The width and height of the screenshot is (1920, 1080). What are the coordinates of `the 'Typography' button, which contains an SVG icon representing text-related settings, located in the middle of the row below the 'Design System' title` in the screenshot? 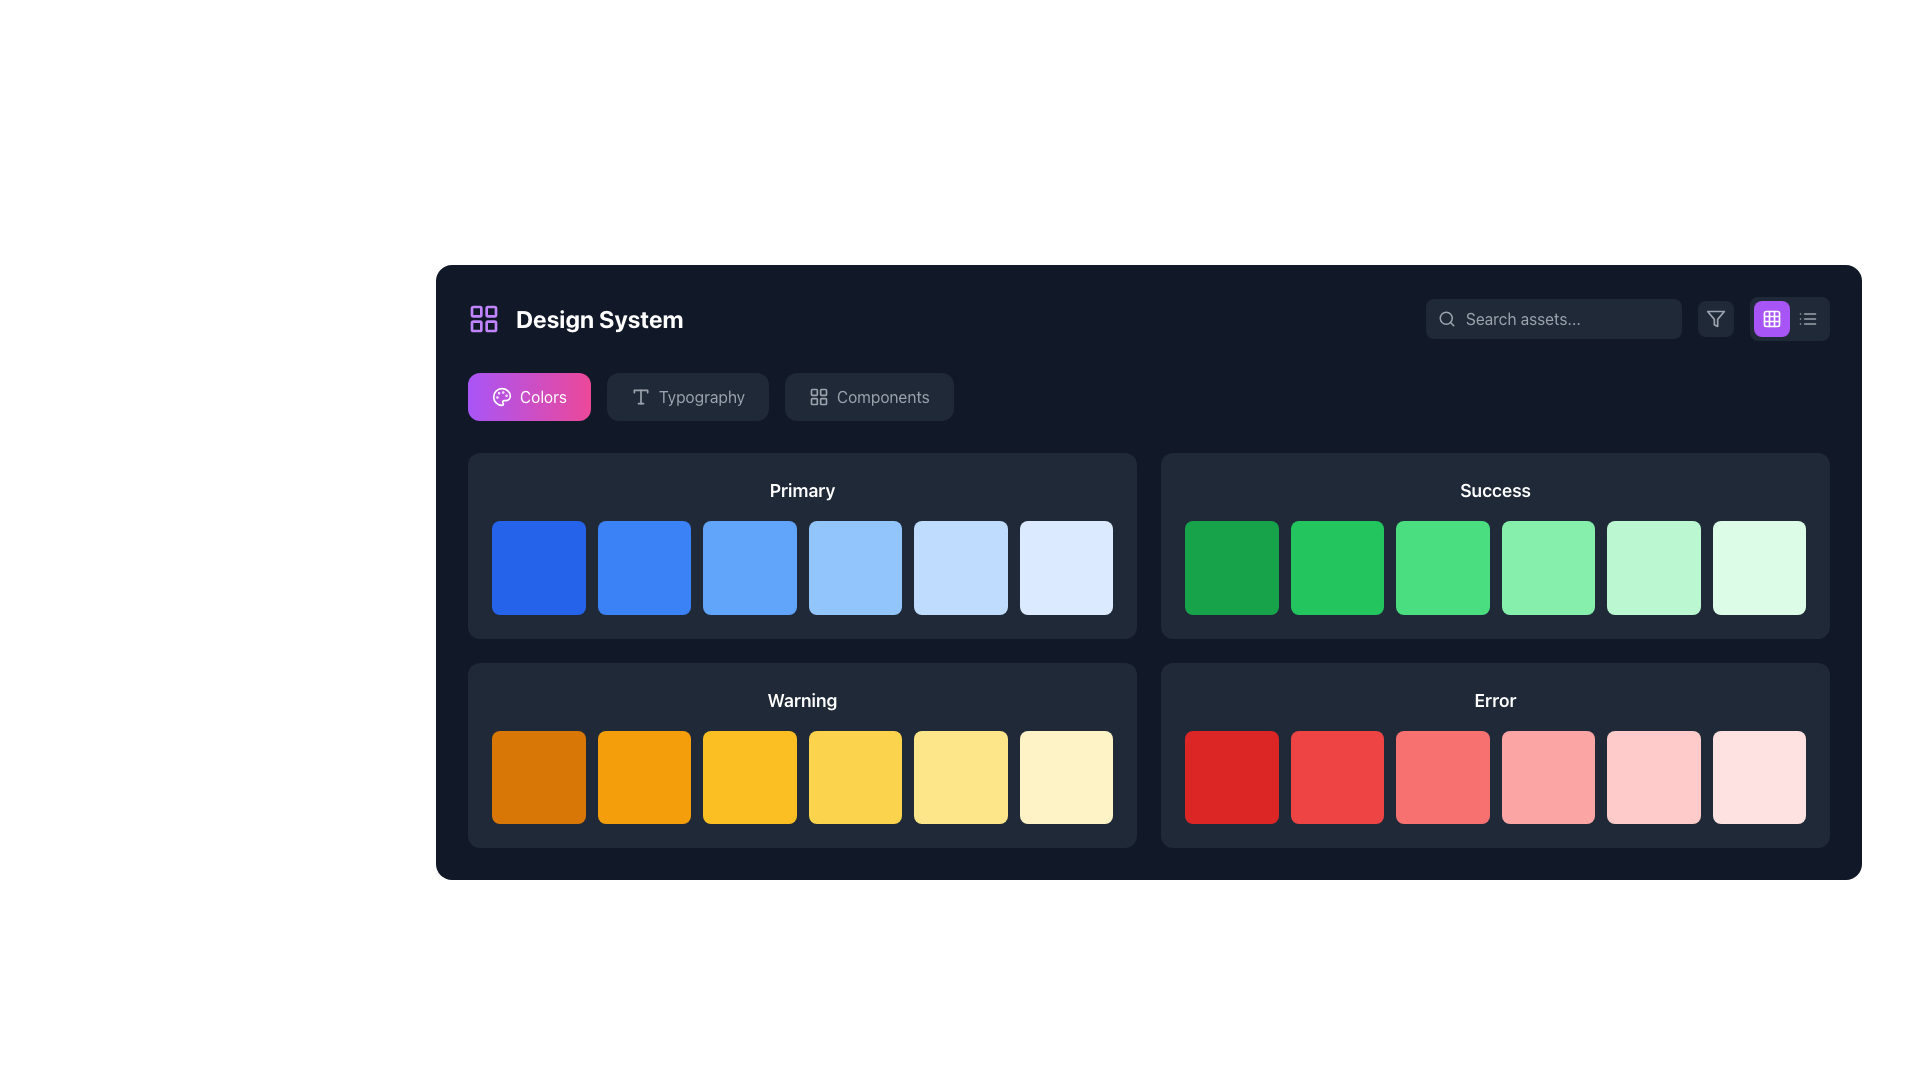 It's located at (640, 397).